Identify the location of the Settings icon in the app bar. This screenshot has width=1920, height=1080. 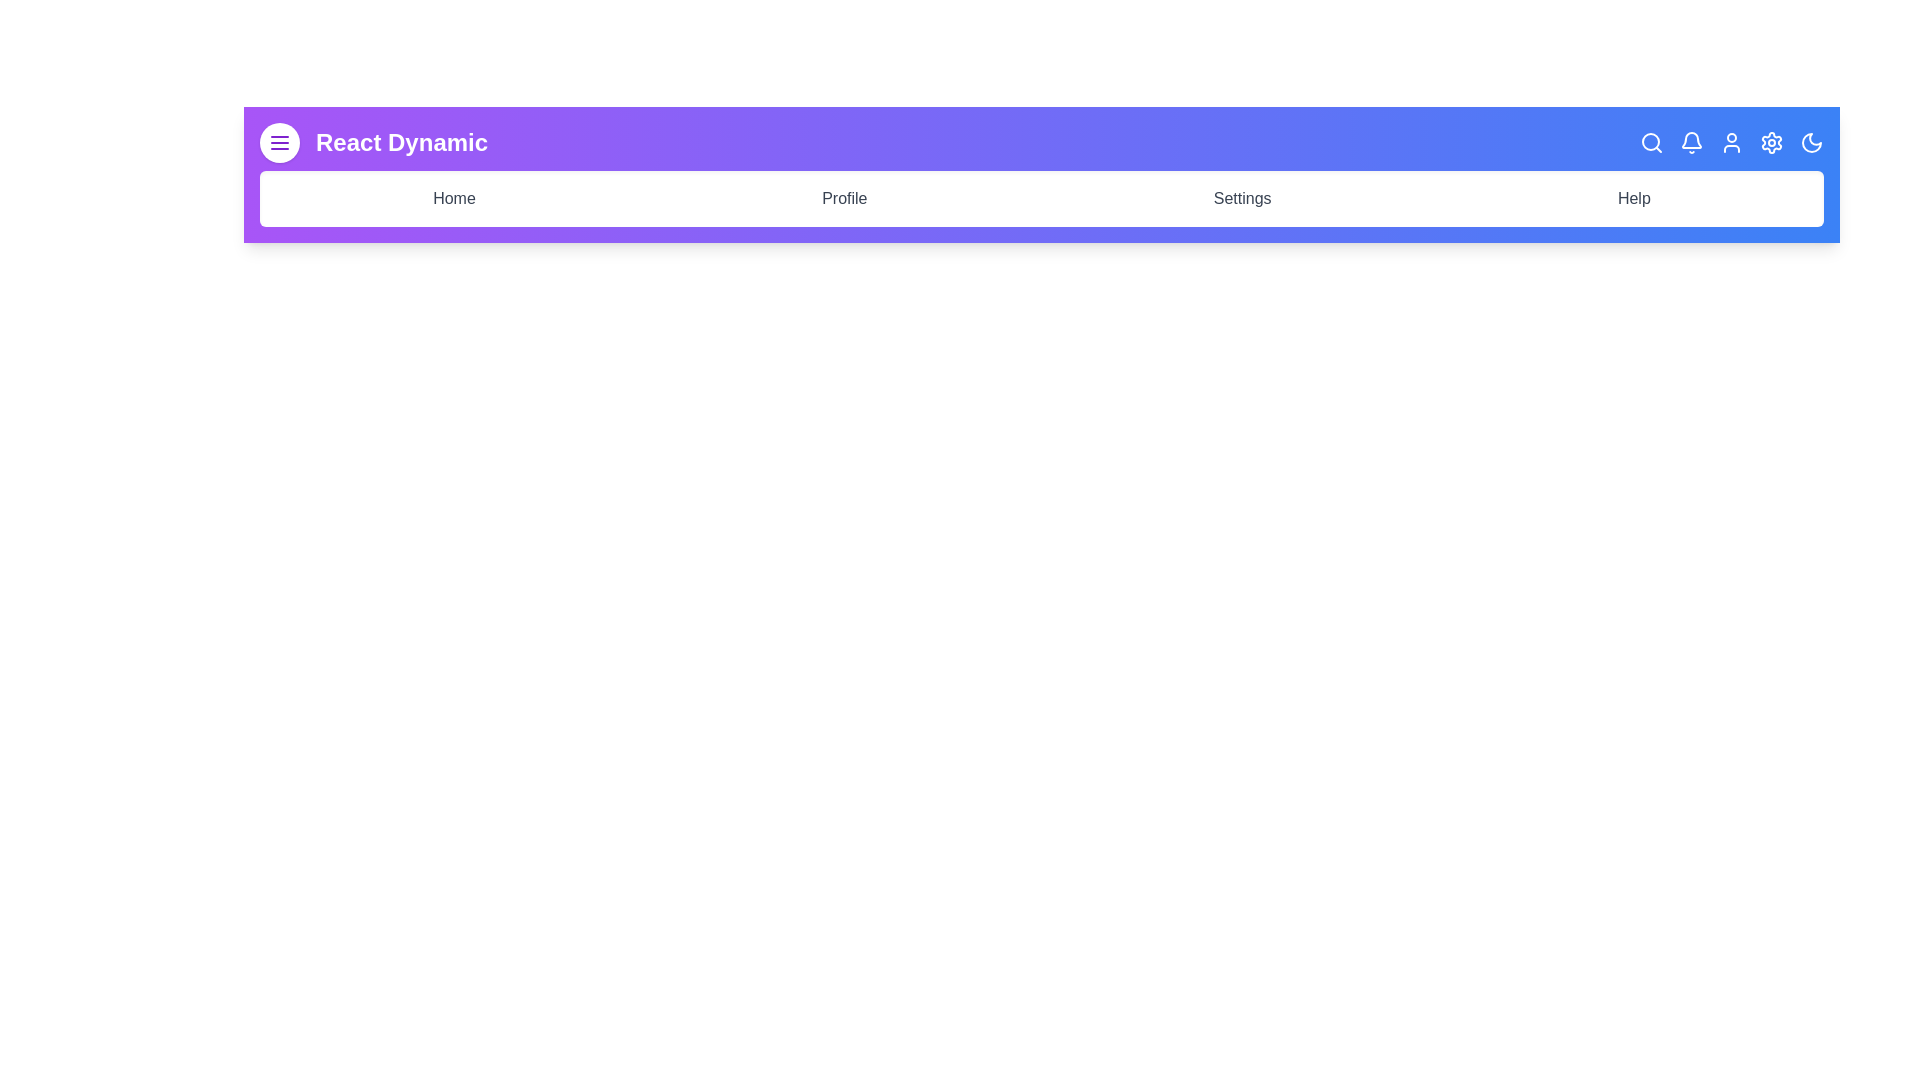
(1771, 141).